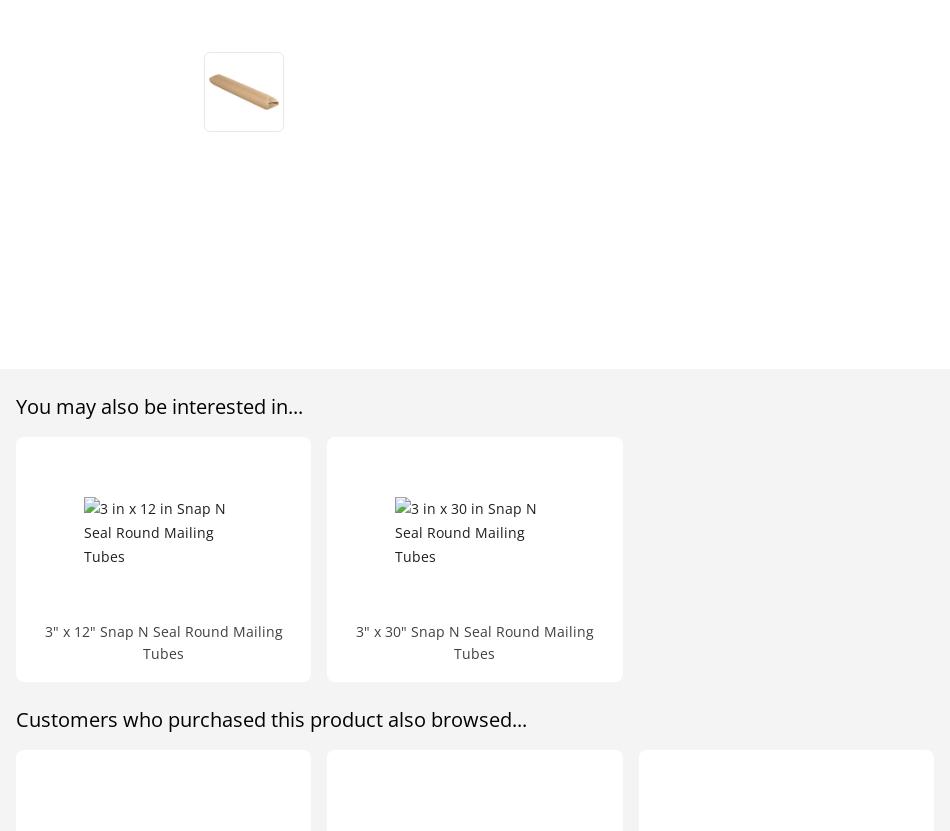 The height and width of the screenshot is (831, 950). I want to click on 'sales@interplas.com', so click(138, 163).